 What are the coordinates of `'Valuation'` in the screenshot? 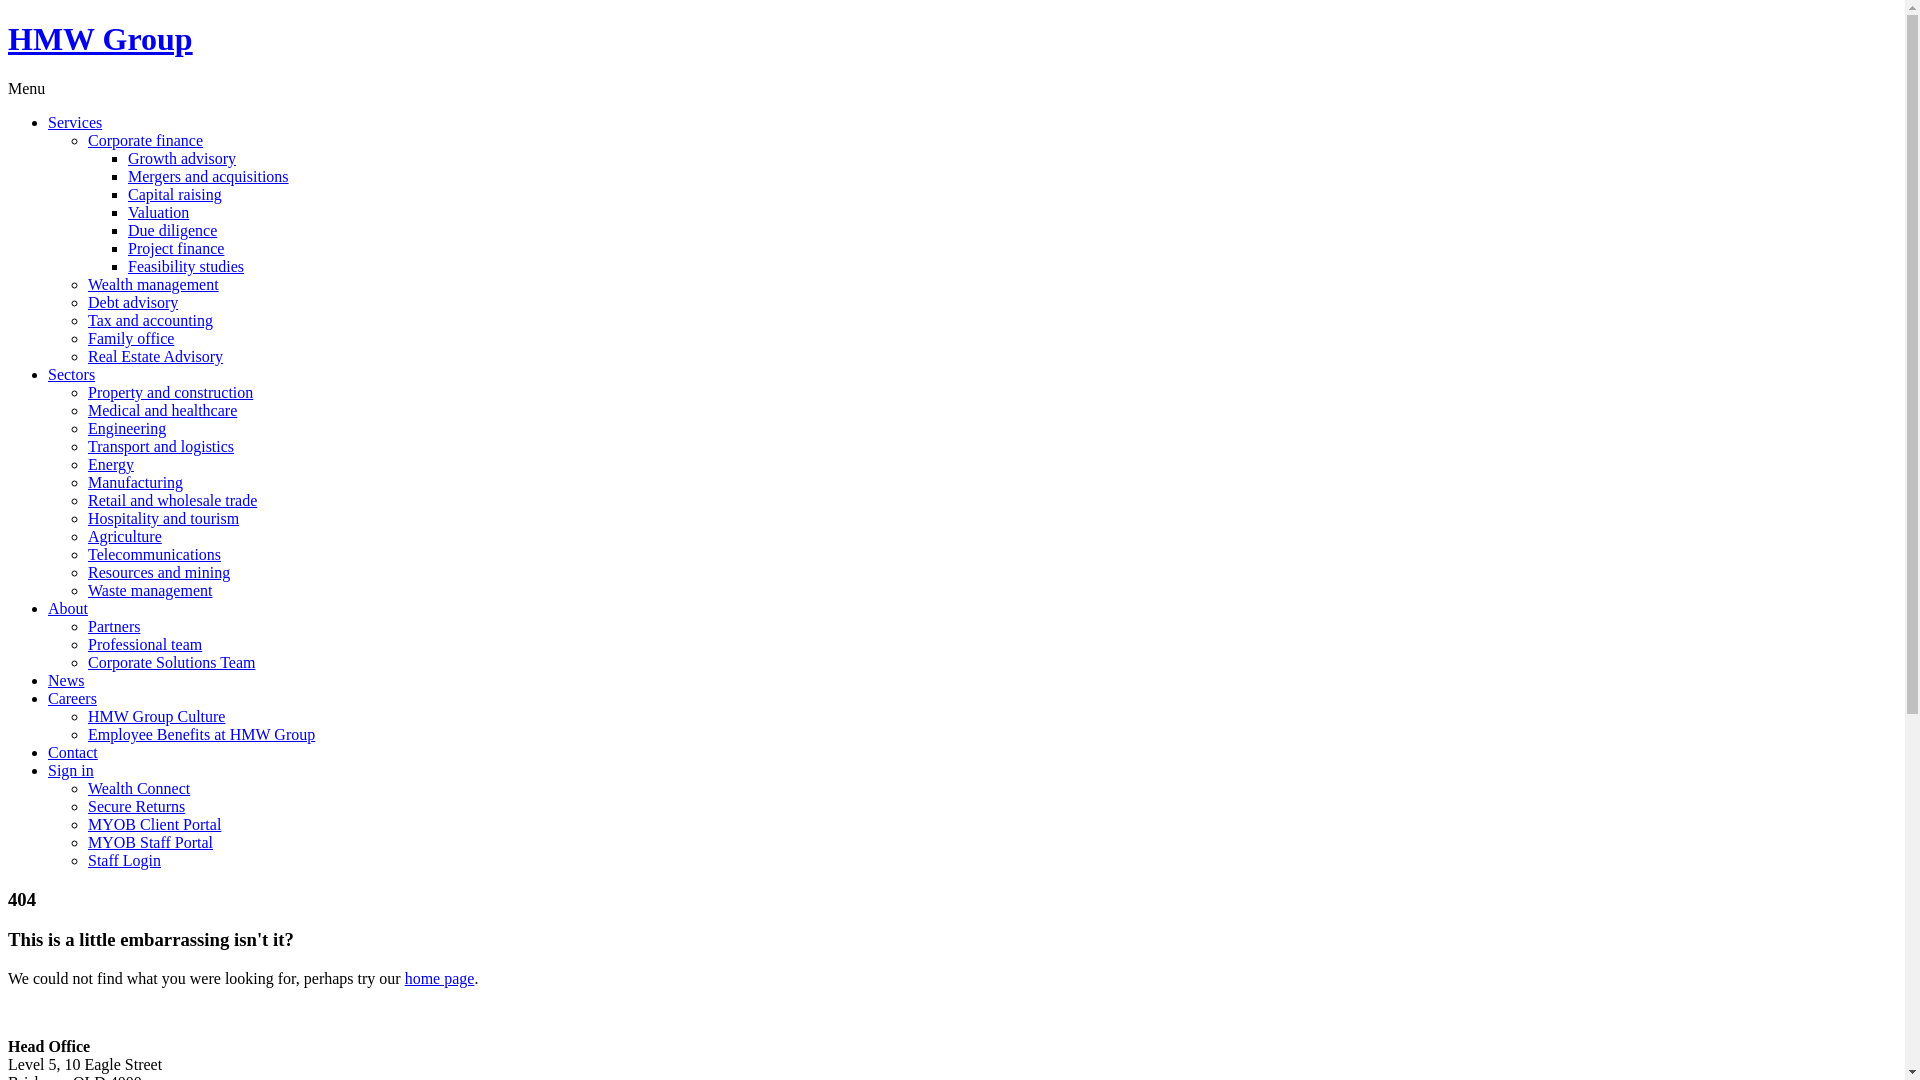 It's located at (157, 212).